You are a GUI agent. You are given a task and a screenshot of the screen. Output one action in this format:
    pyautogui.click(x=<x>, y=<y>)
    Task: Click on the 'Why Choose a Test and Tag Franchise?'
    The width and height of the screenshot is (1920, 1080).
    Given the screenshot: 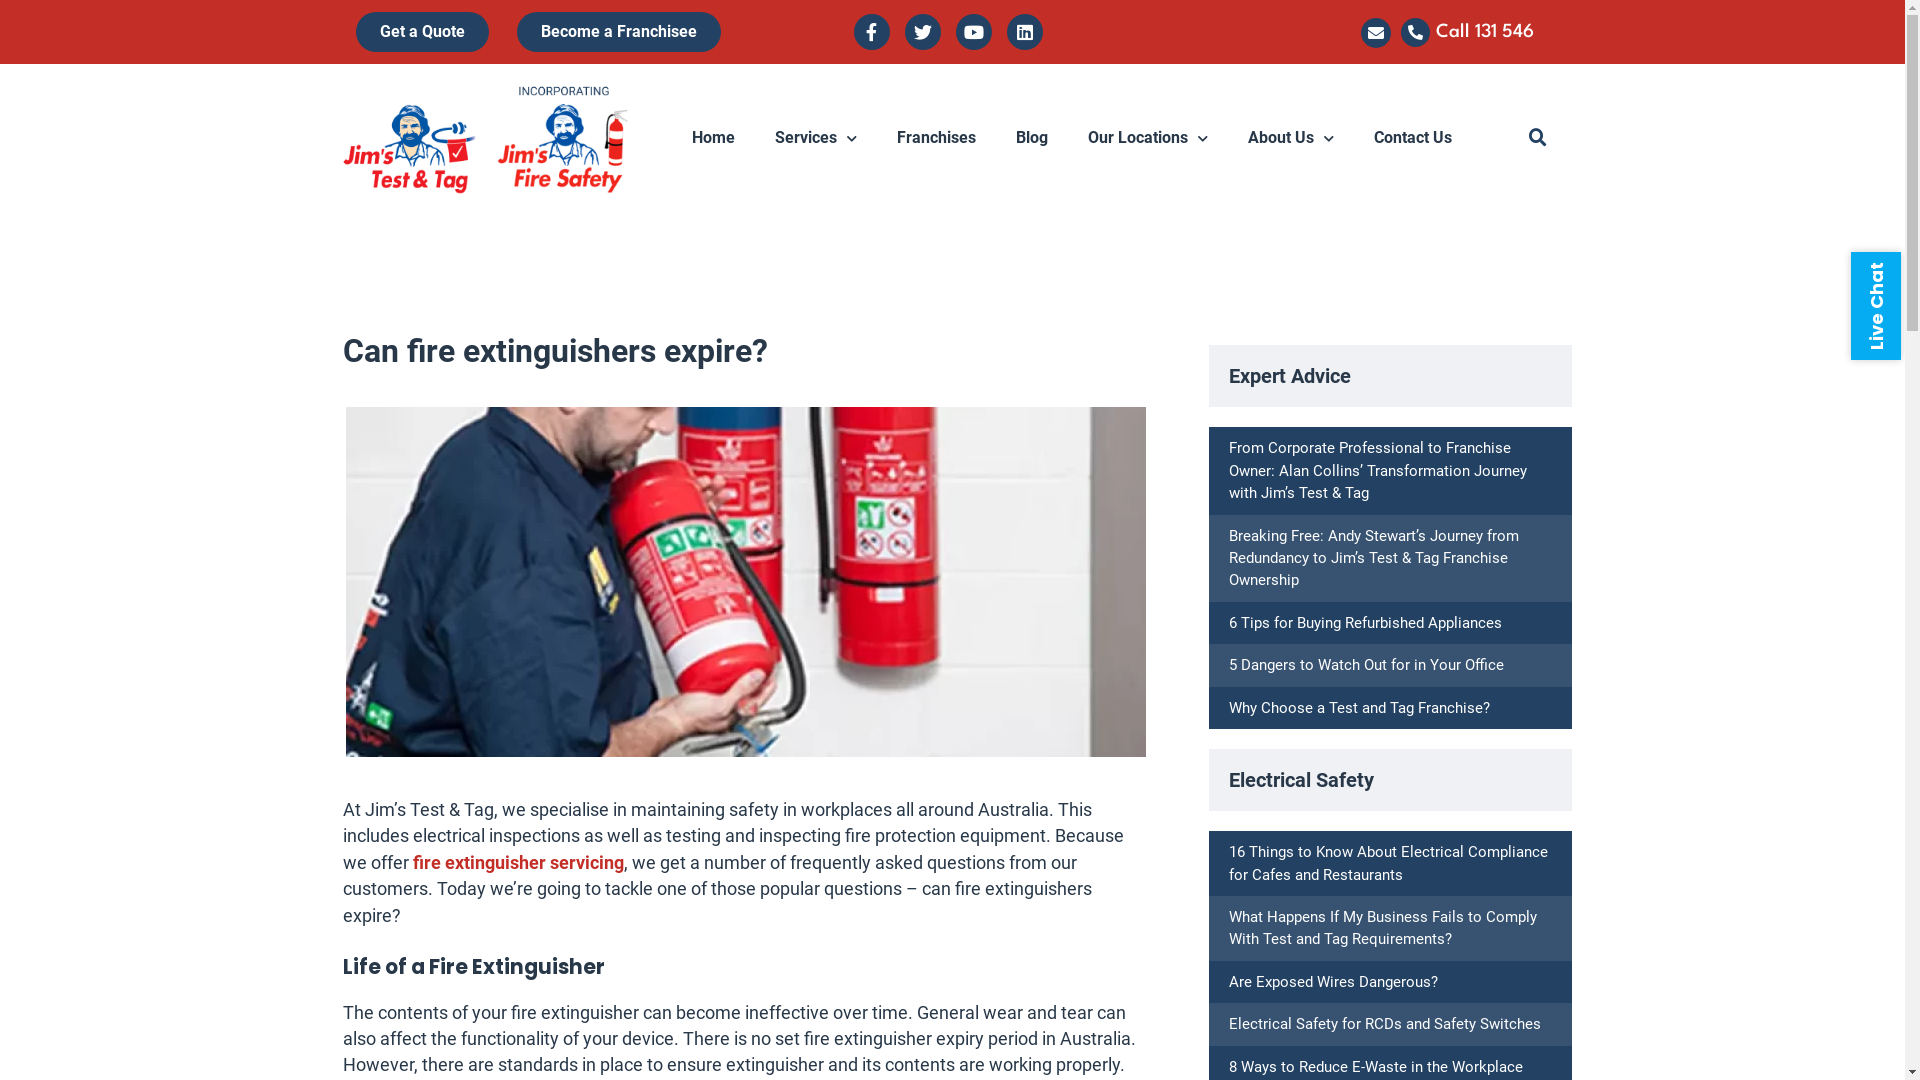 What is the action you would take?
    pyautogui.click(x=1359, y=707)
    